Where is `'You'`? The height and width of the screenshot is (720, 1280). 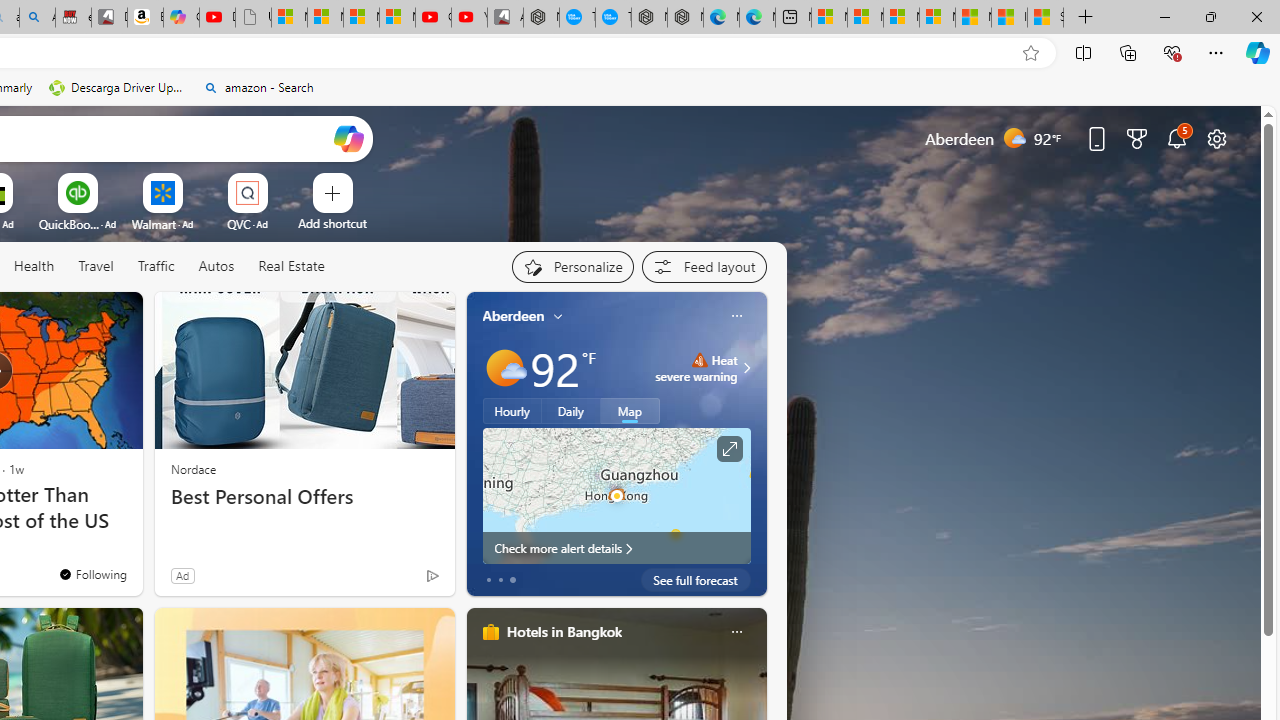 'You' is located at coordinates (91, 573).